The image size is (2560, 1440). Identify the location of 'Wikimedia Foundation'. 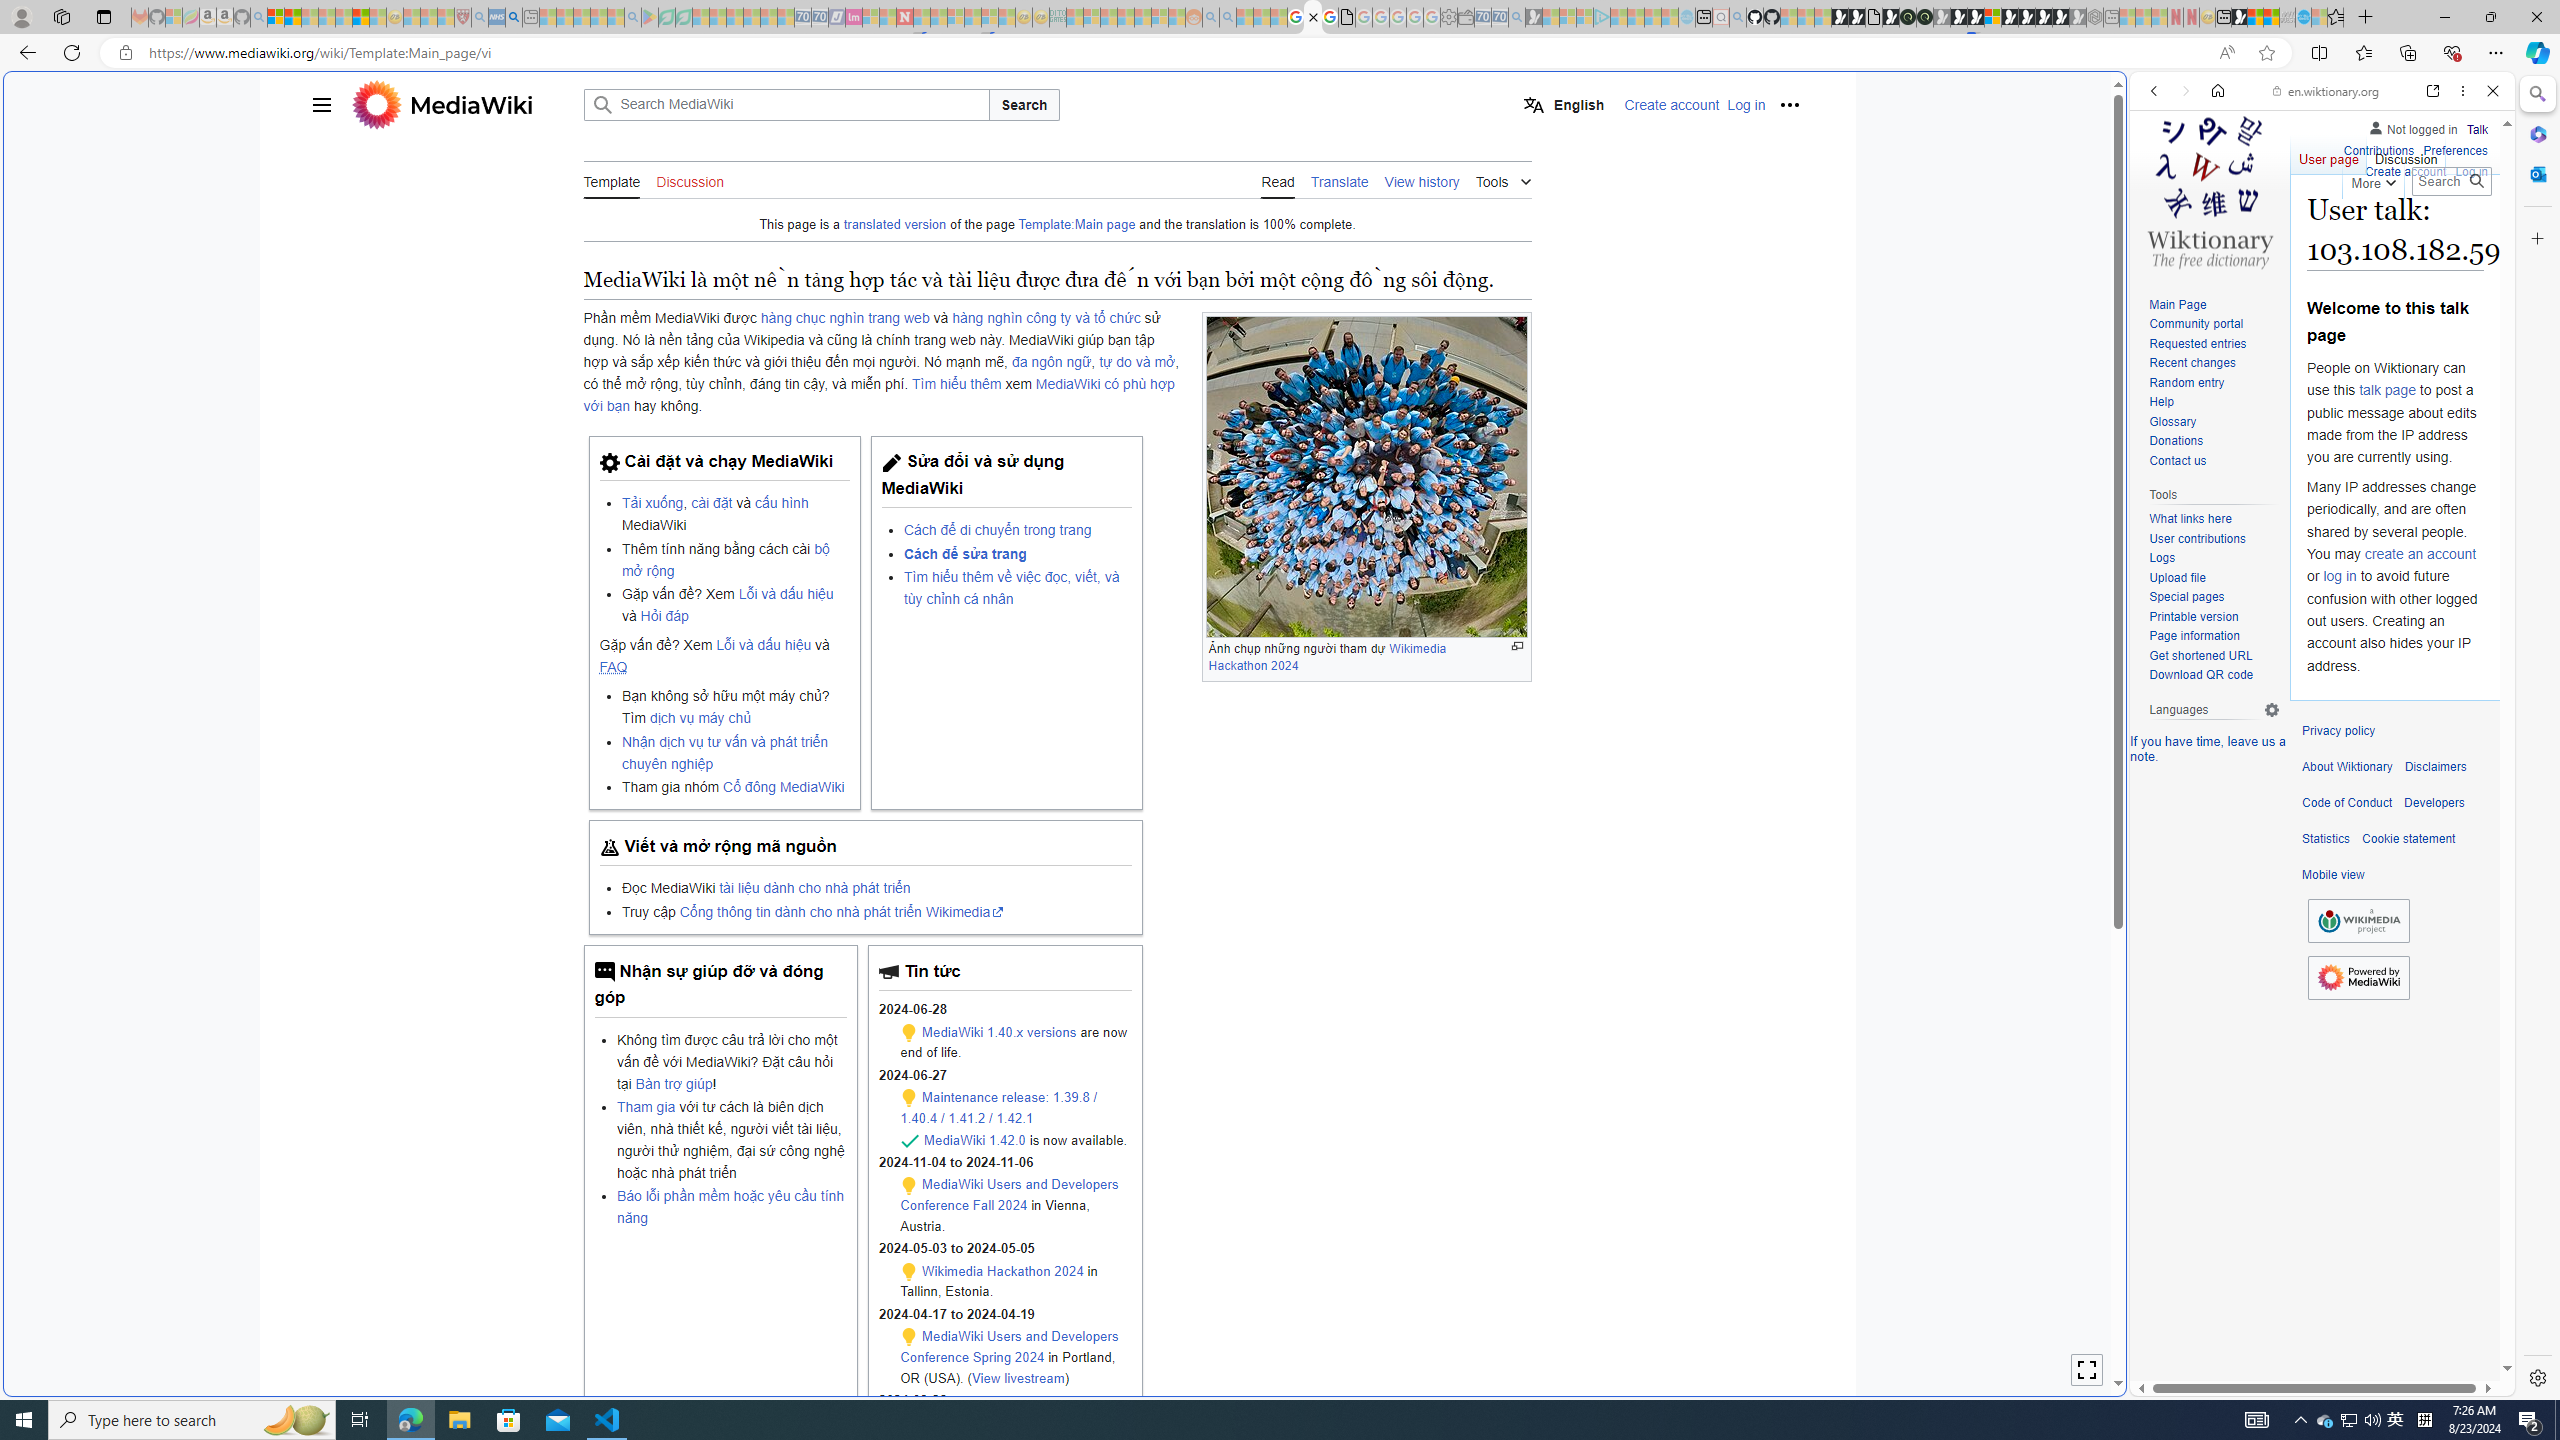
(2359, 919).